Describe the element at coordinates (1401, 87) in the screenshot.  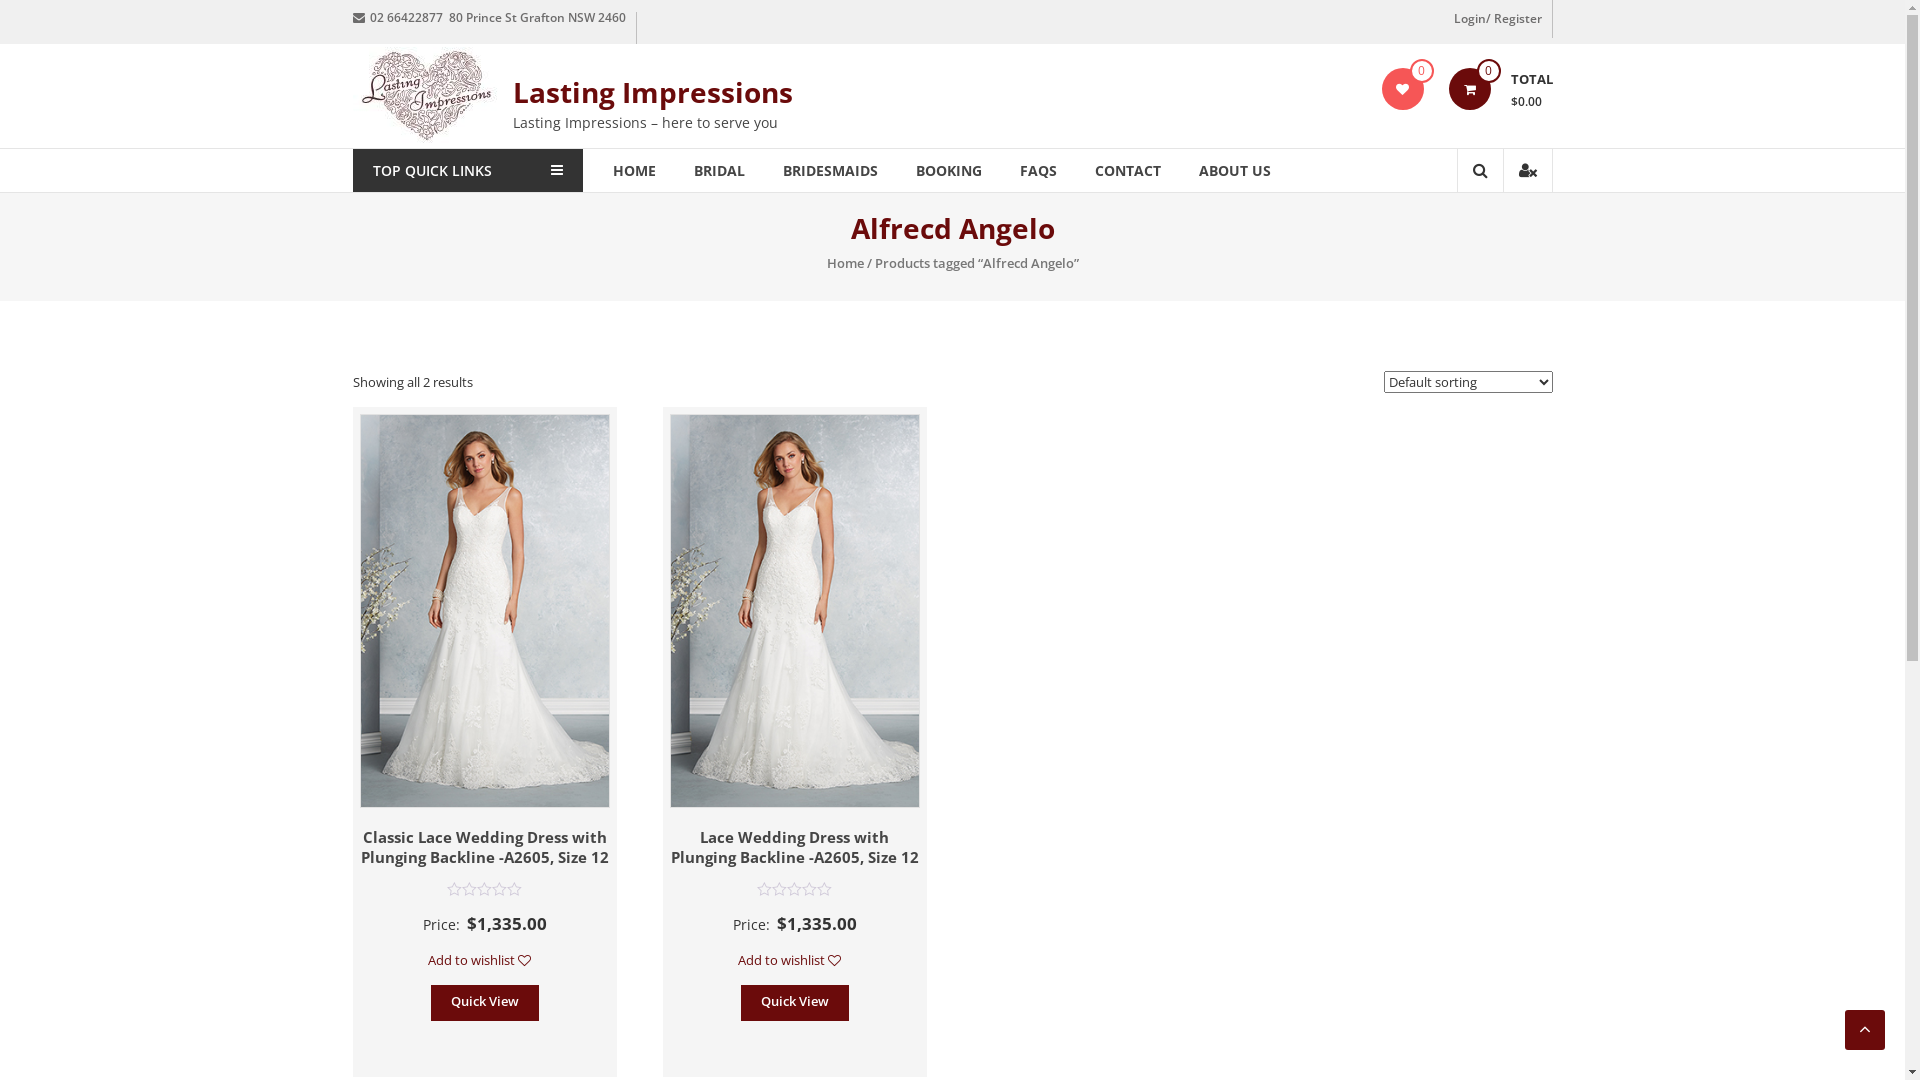
I see `'0'` at that location.